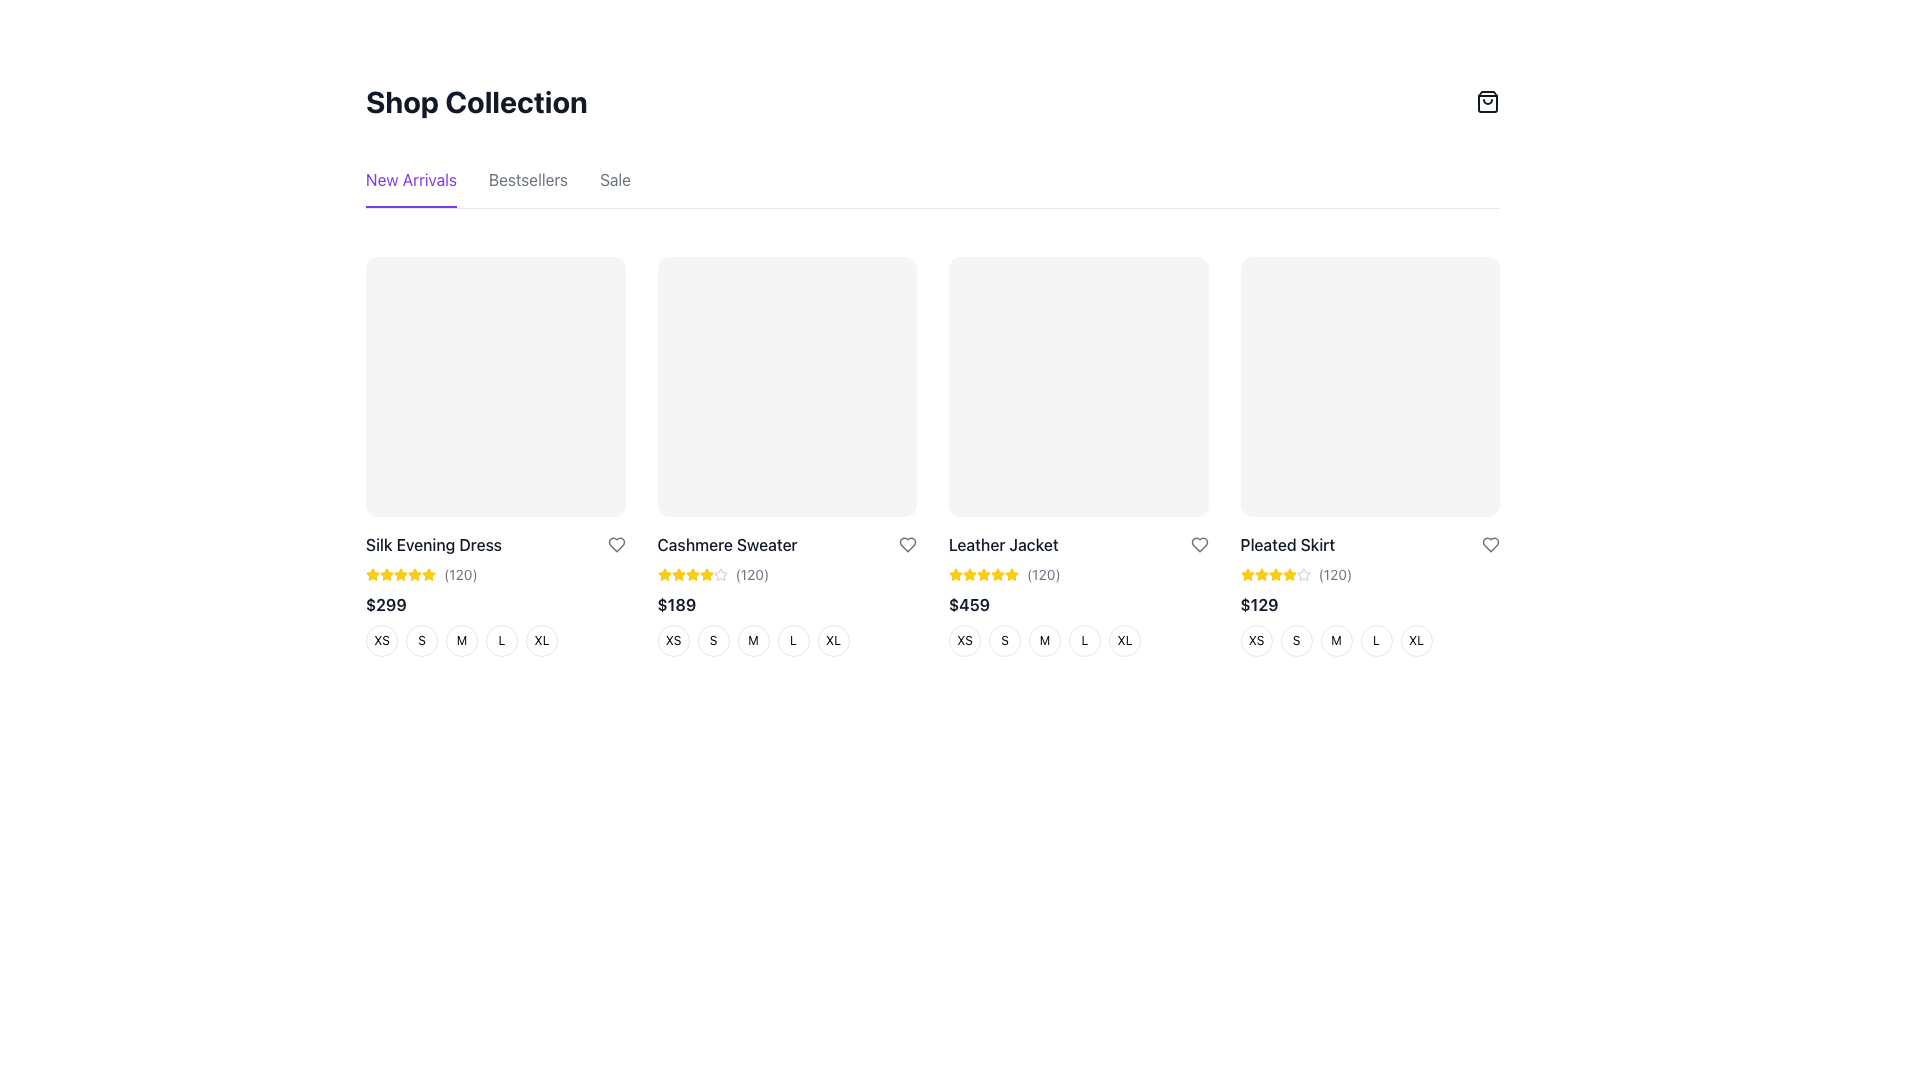 The height and width of the screenshot is (1080, 1920). What do you see at coordinates (400, 574) in the screenshot?
I see `the third yellow star in the rating display for the 'Silk Evening Dress' product, which is located below the product image` at bounding box center [400, 574].